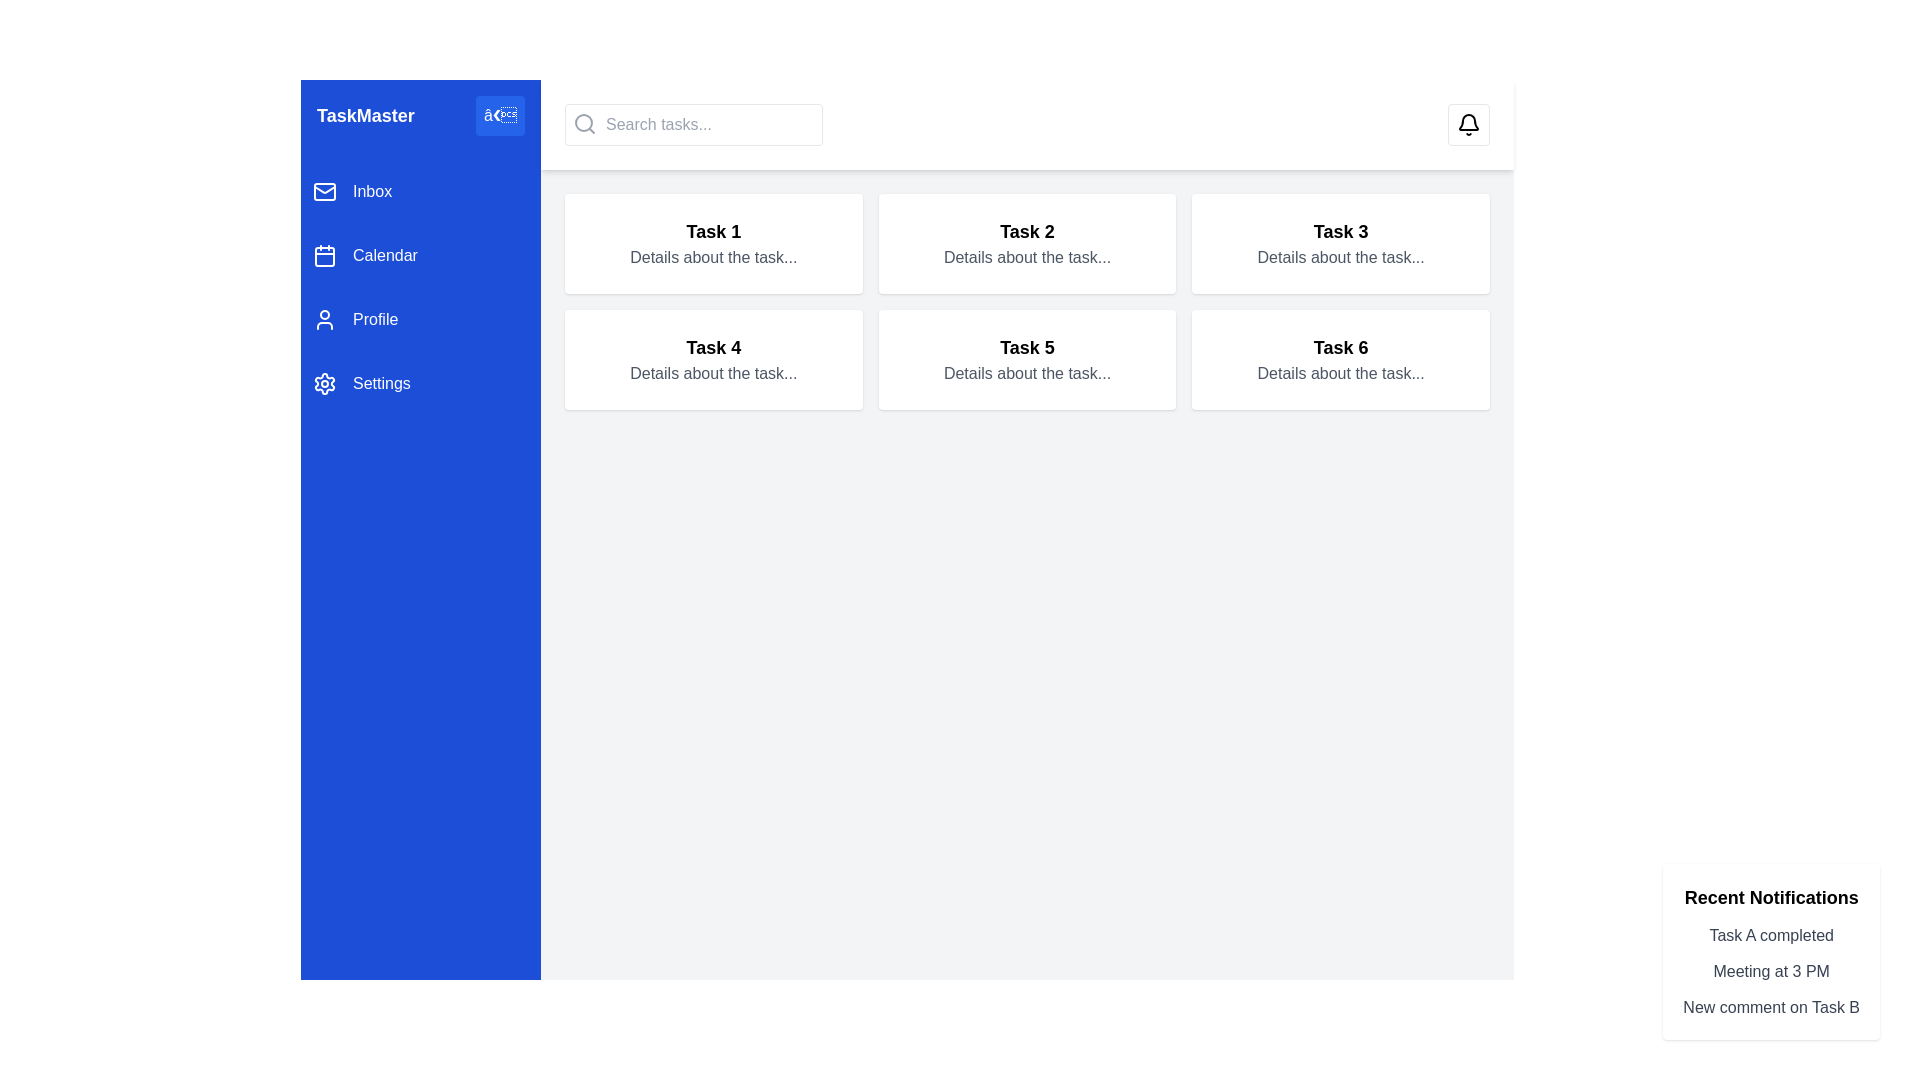 The width and height of the screenshot is (1920, 1080). I want to click on text line styled in gray that says 'Details about the task...' located under the bold title 'Task 2' in the second column of the first row of the grid layout, so click(1027, 257).